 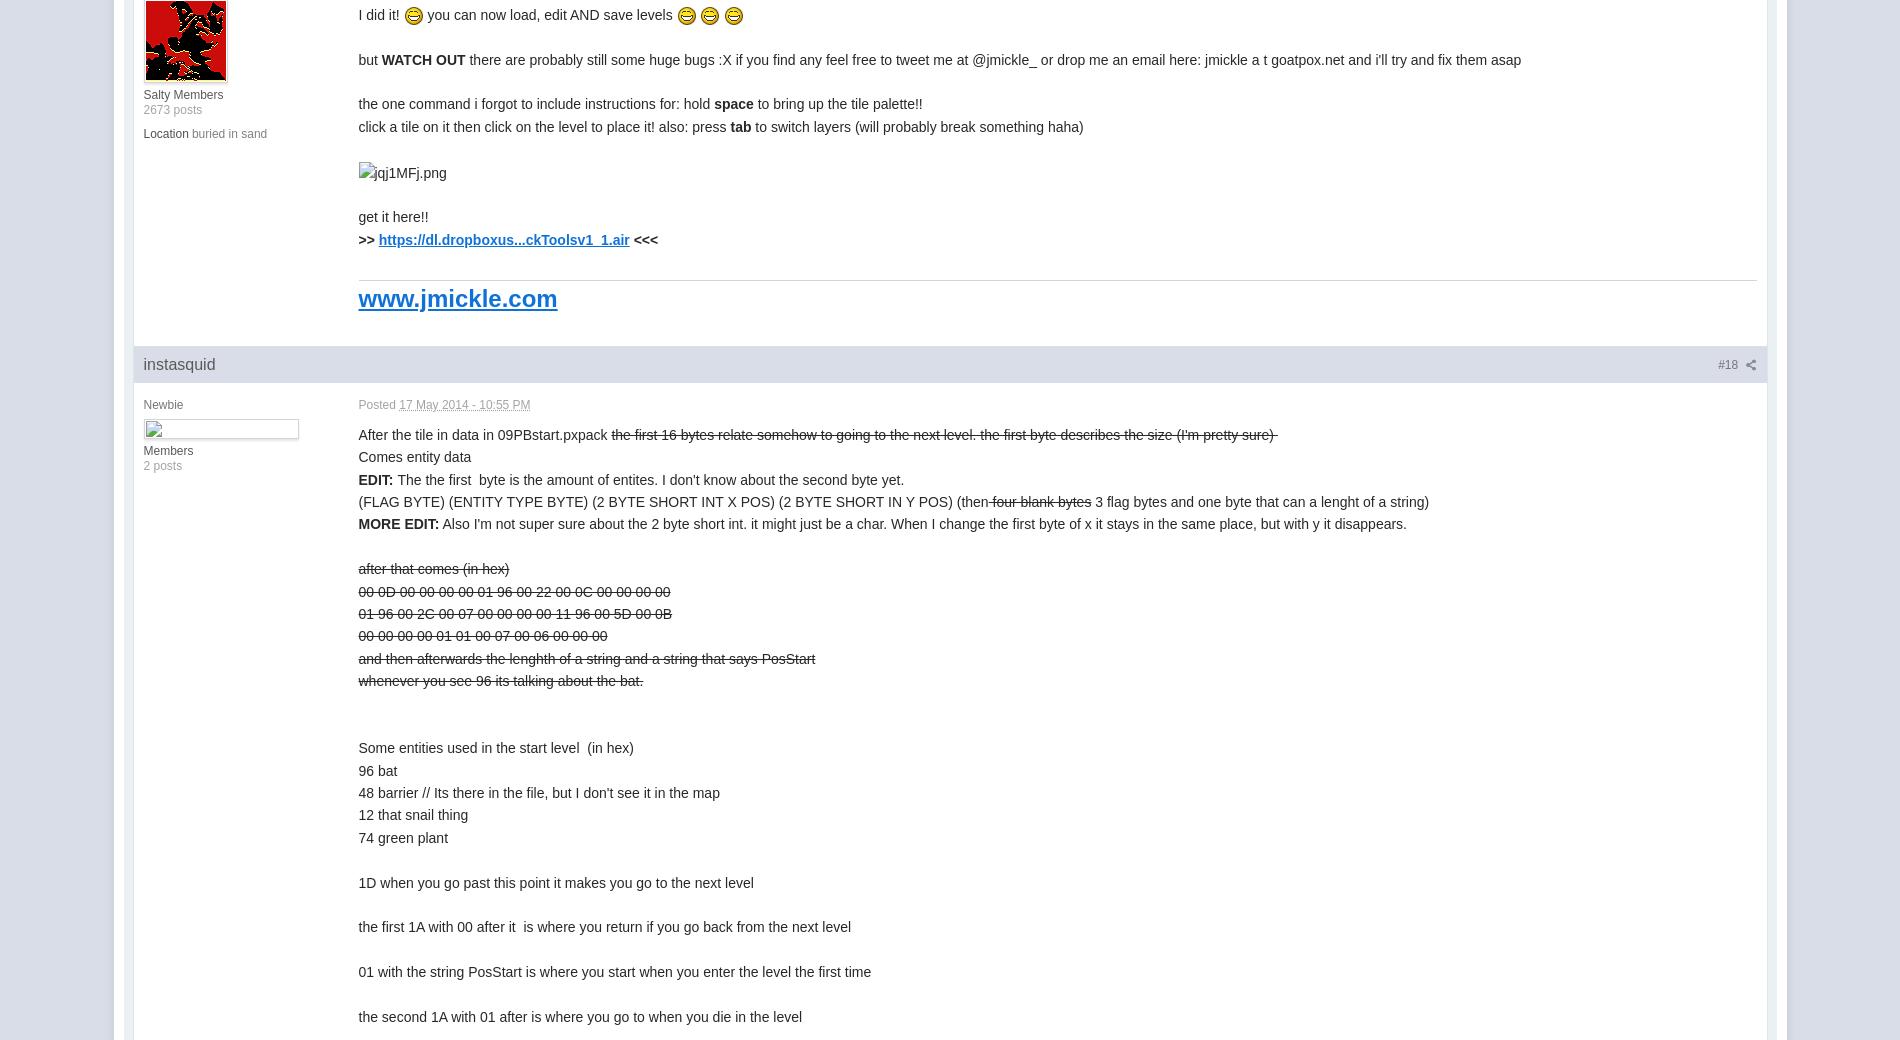 I want to click on '00 0D 00 00 00 00 01 96 00 22 00 0C 00 00 00 00', so click(x=513, y=590).